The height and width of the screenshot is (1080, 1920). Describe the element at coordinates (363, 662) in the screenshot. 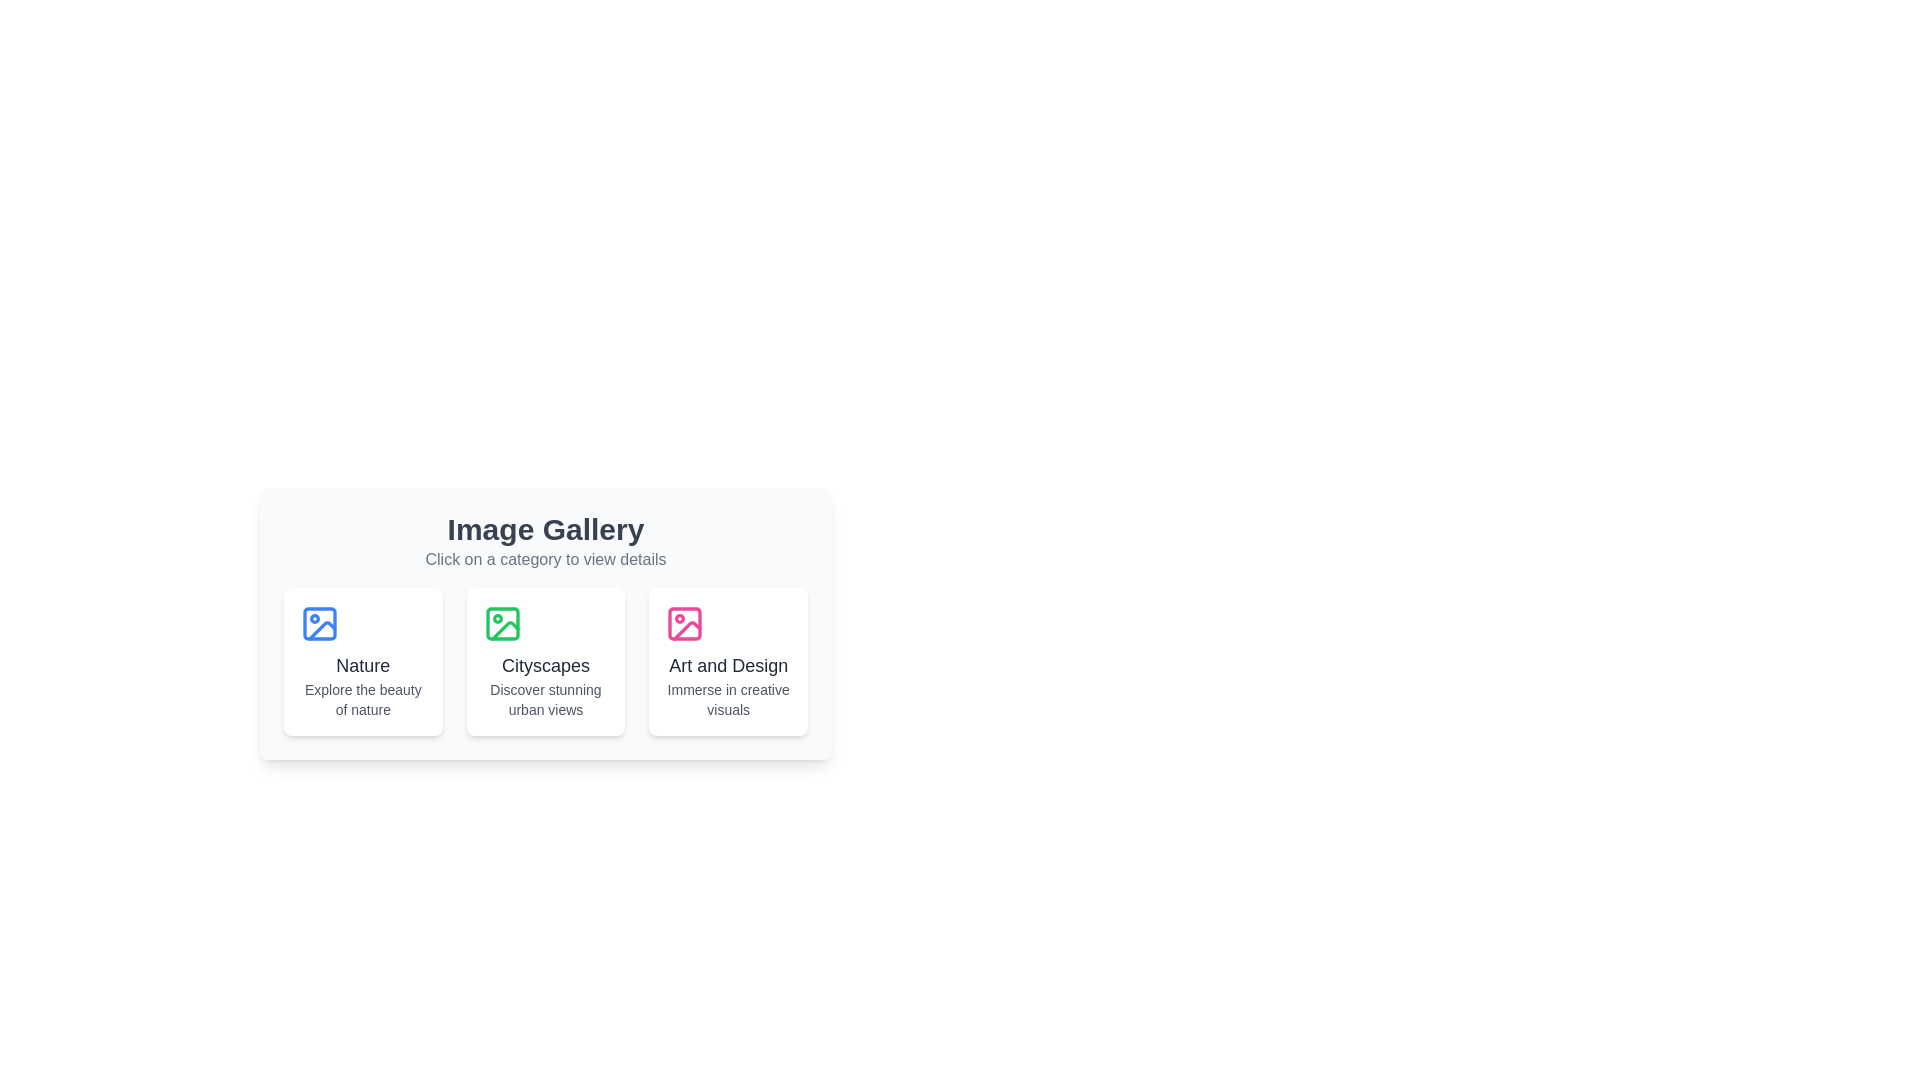

I see `the 'Nature' interactive card element located in the Image Gallery` at that location.